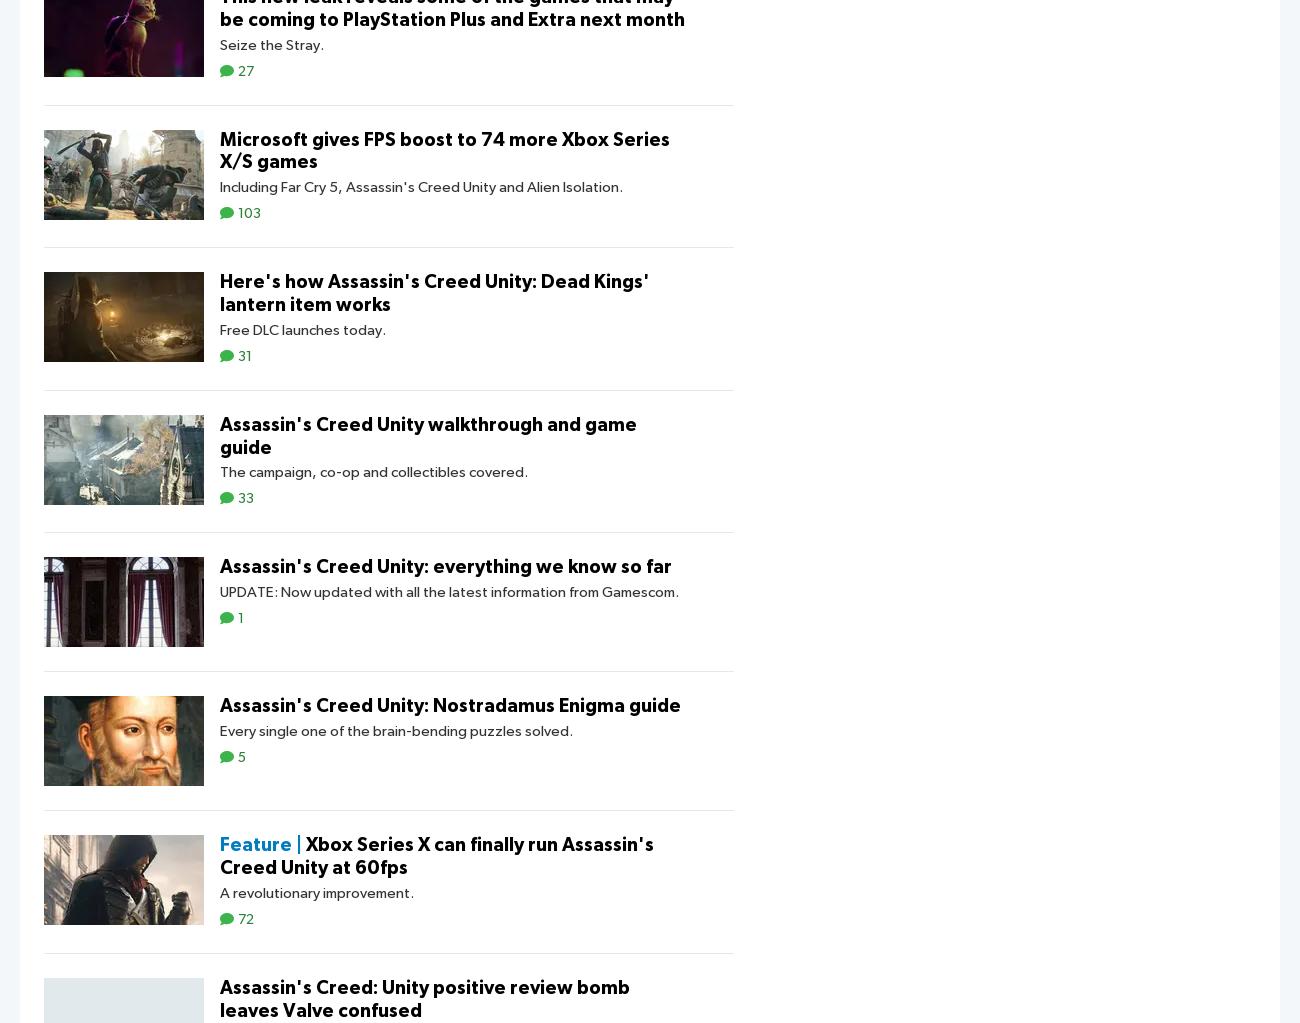 This screenshot has height=1023, width=1300. What do you see at coordinates (316, 893) in the screenshot?
I see `'A revolutionary improvement.'` at bounding box center [316, 893].